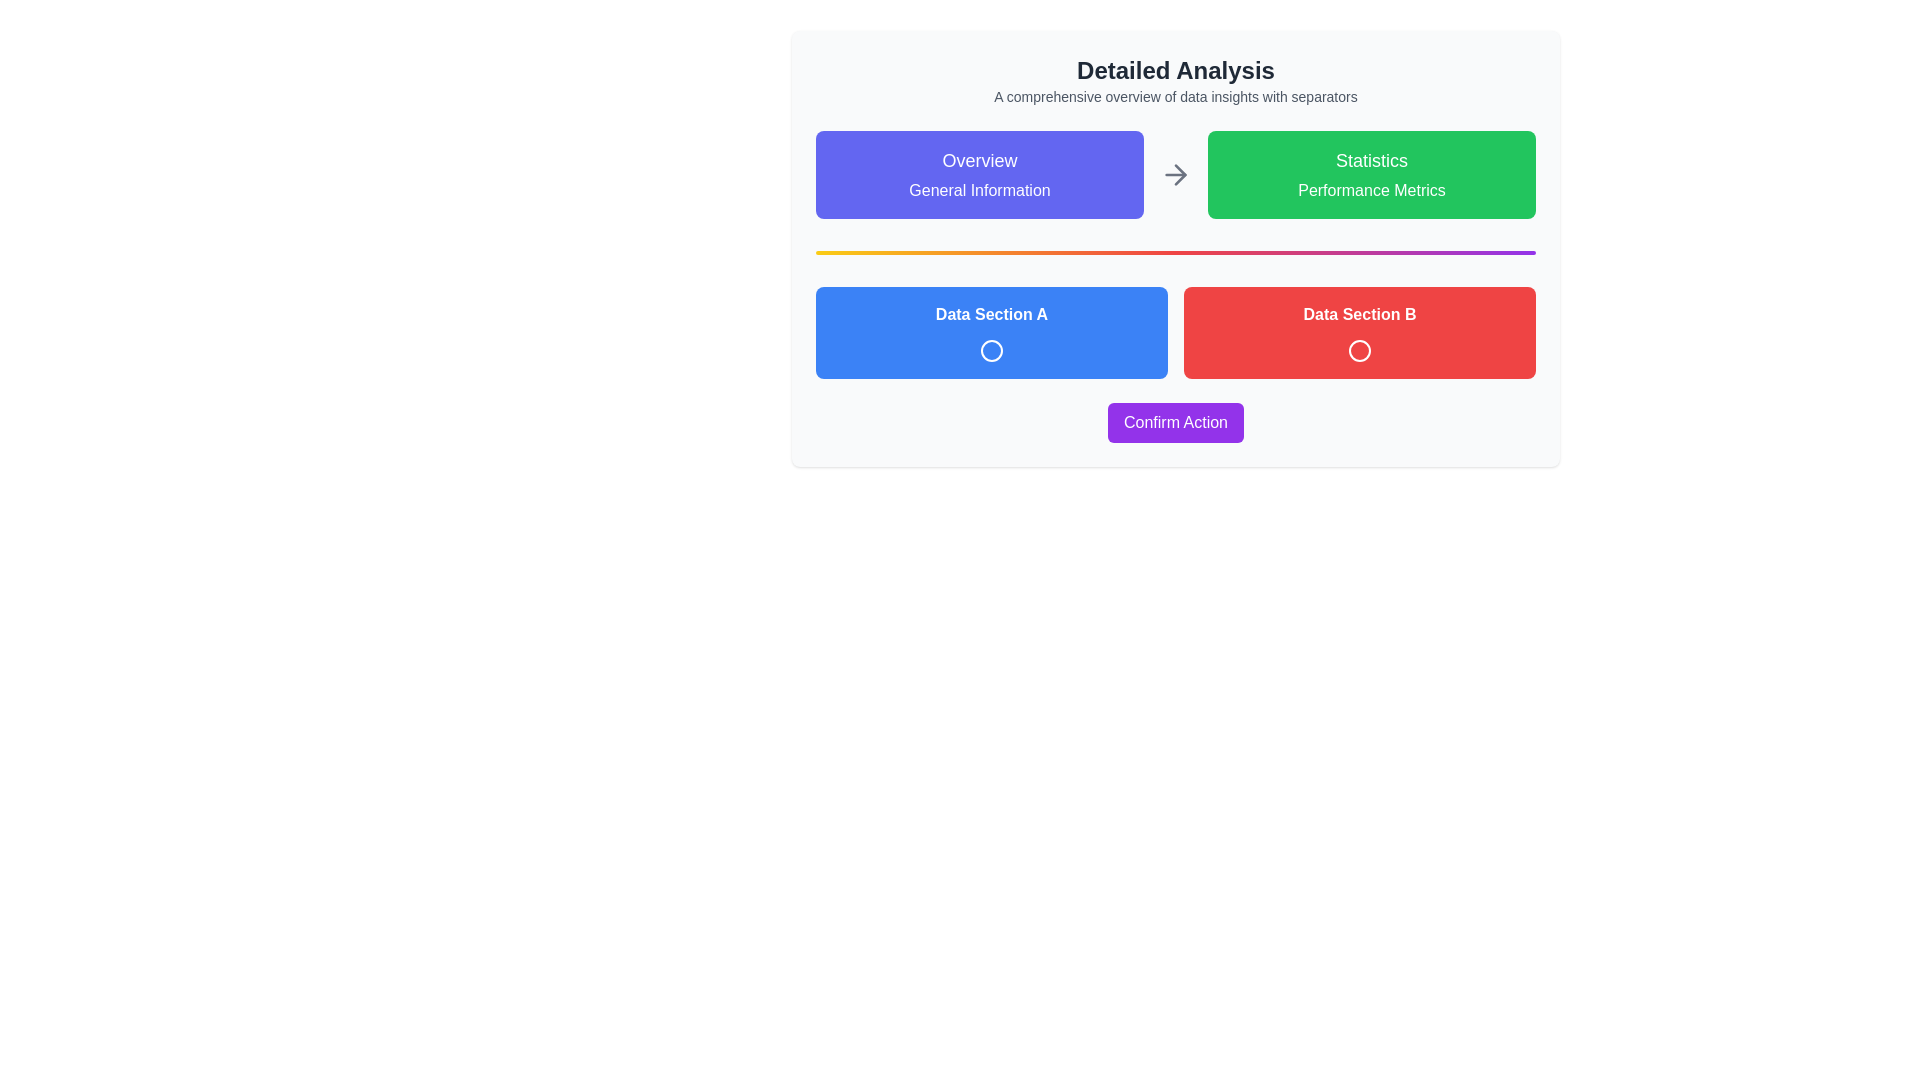  Describe the element at coordinates (992, 350) in the screenshot. I see `the circular icon with a white stroke on a blue background, located in the lower section of 'Data Section A.'` at that location.